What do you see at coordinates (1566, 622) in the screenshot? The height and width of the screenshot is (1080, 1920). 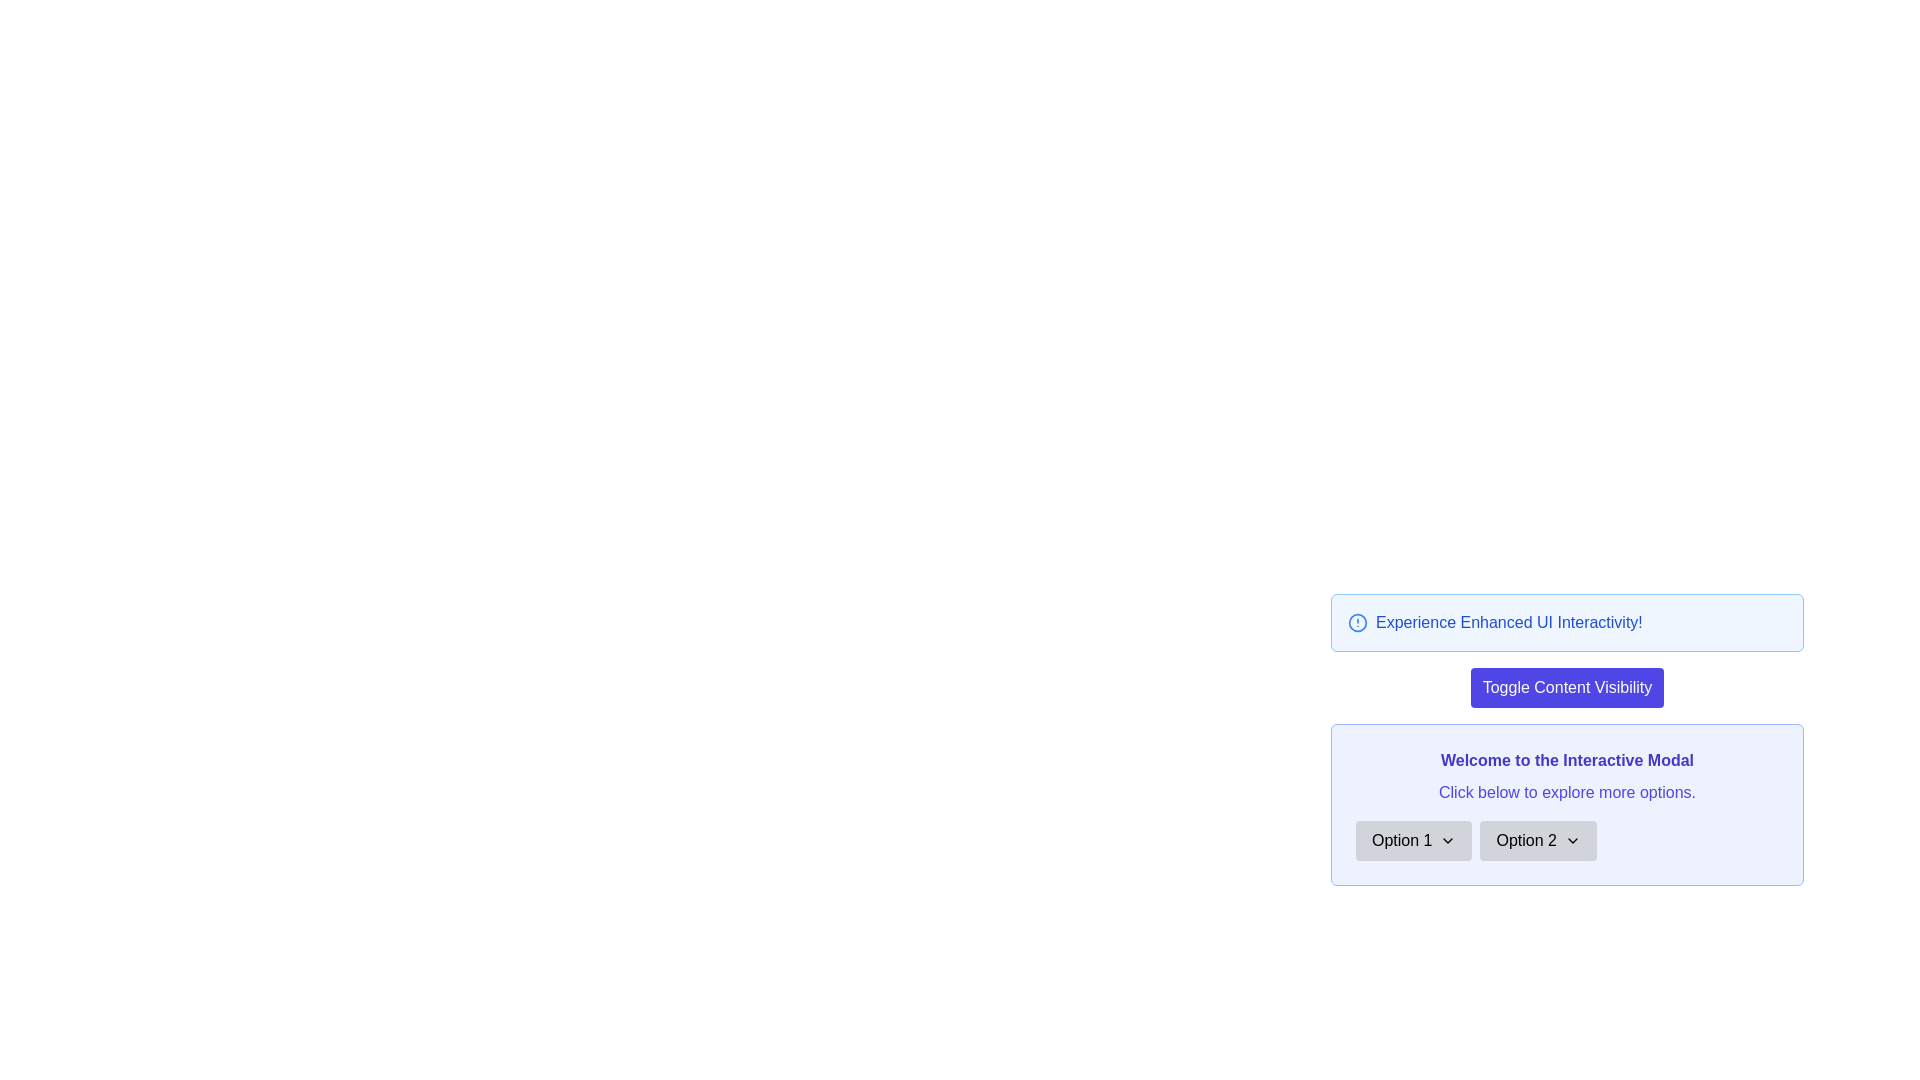 I see `the Informative banner or notification box that presents informational or promotional content, located above the 'Toggle Content Visibility' button and the 'Welcome to the Interactive Modal' section` at bounding box center [1566, 622].